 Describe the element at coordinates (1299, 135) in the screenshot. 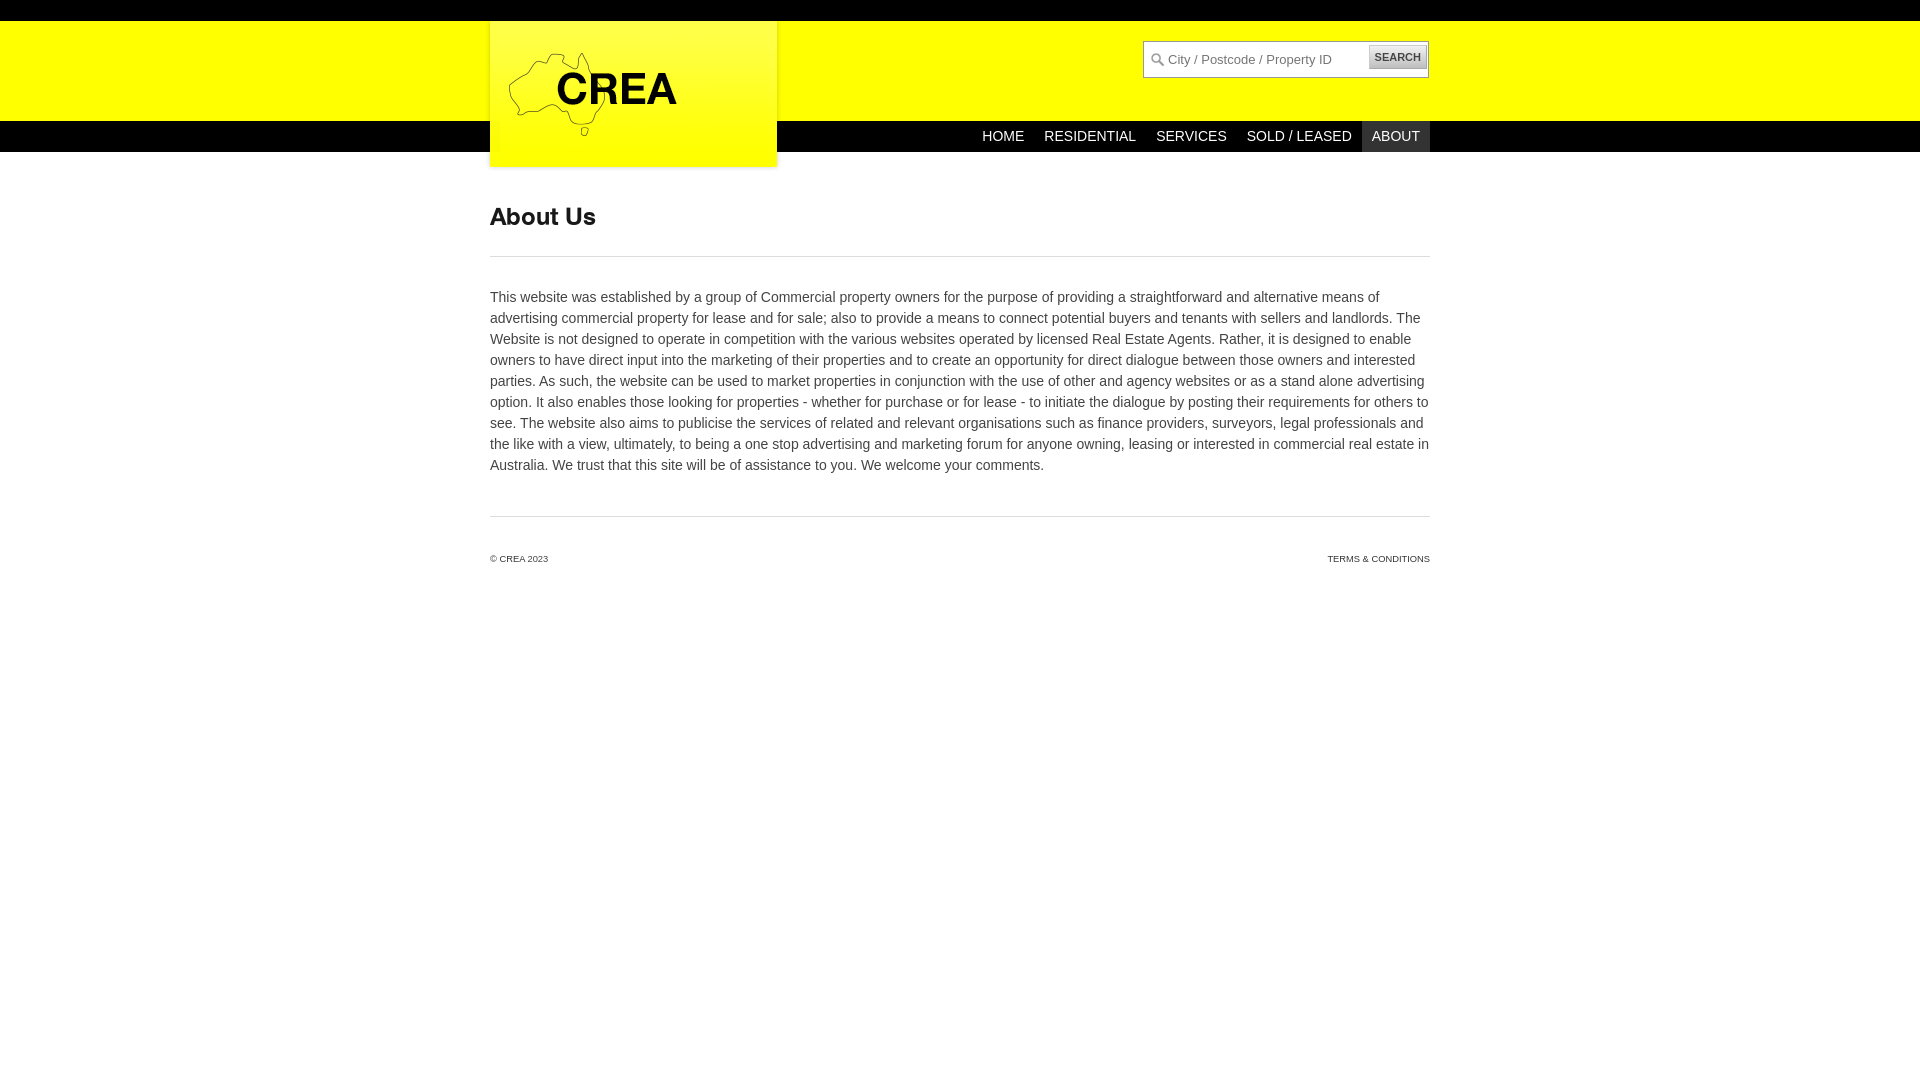

I see `'SOLD / LEASED'` at that location.